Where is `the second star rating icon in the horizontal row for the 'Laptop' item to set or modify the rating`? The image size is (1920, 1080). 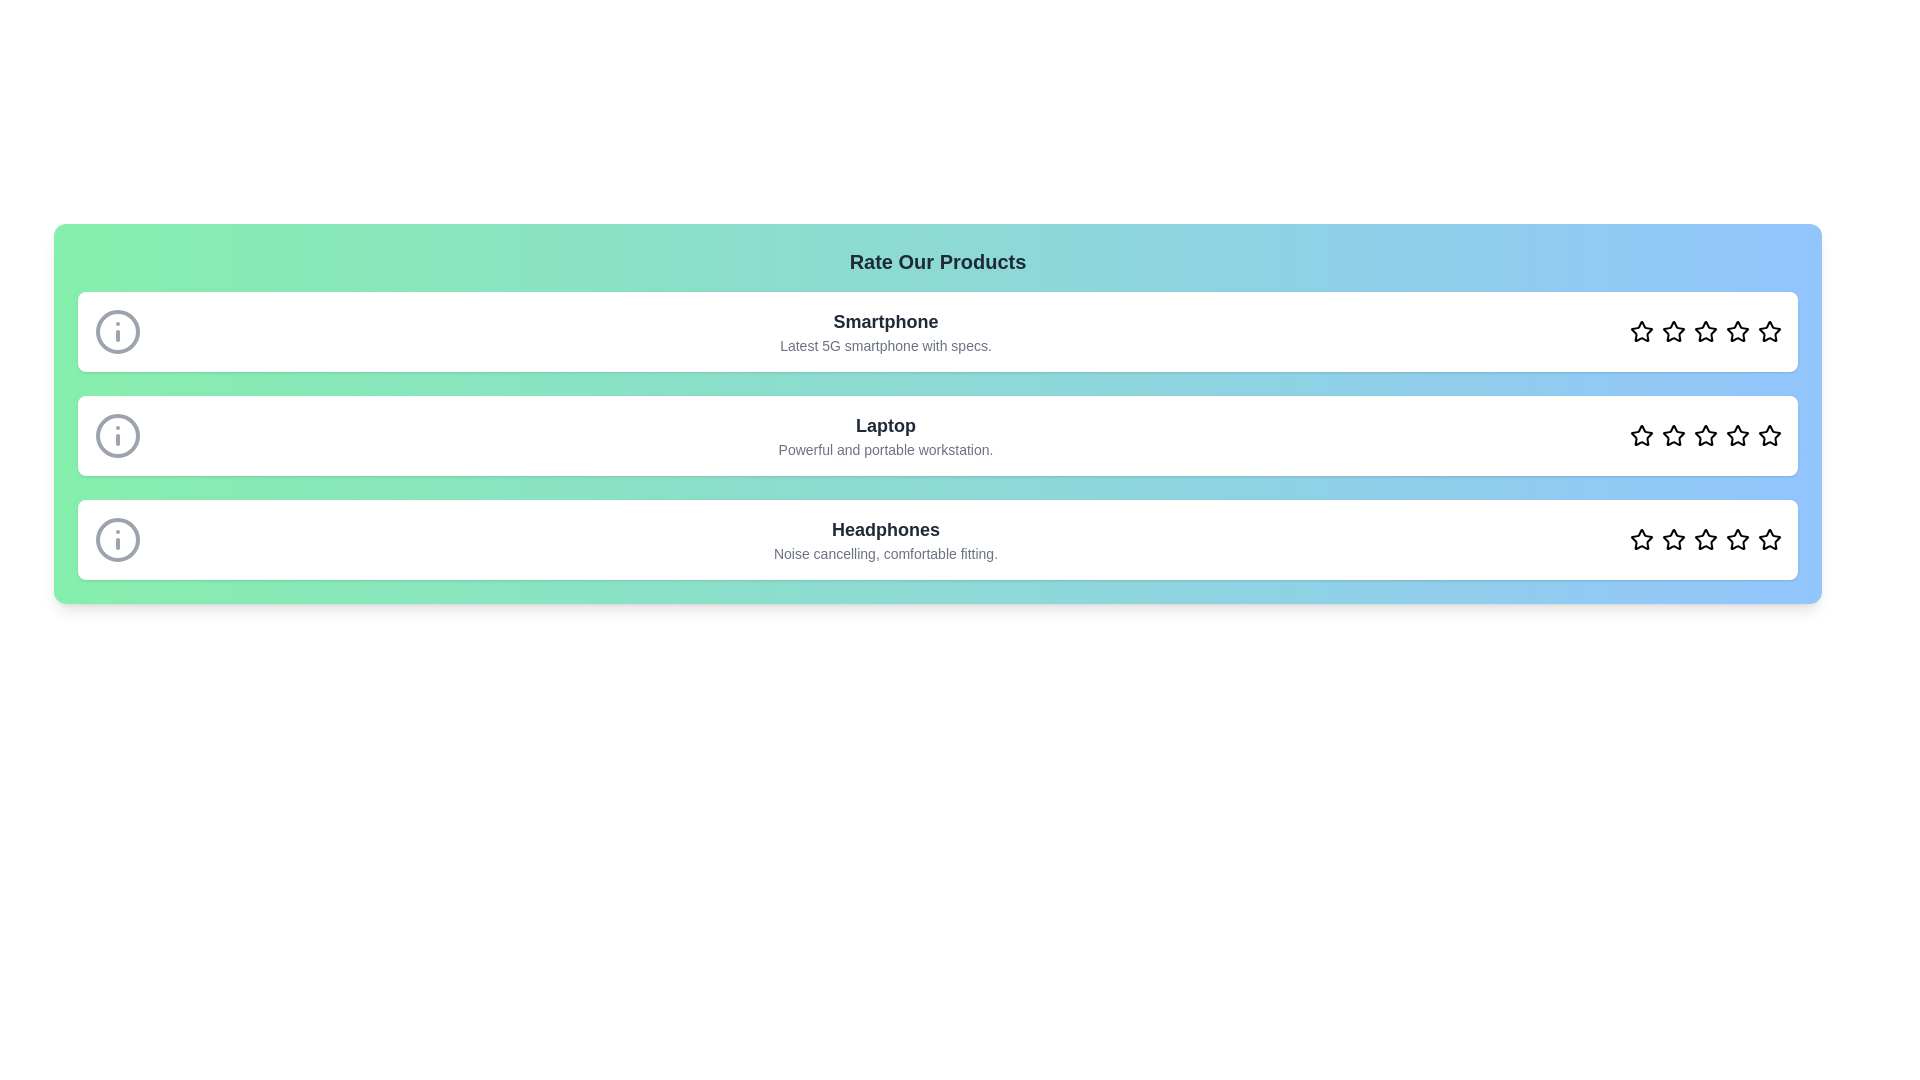 the second star rating icon in the horizontal row for the 'Laptop' item to set or modify the rating is located at coordinates (1674, 434).